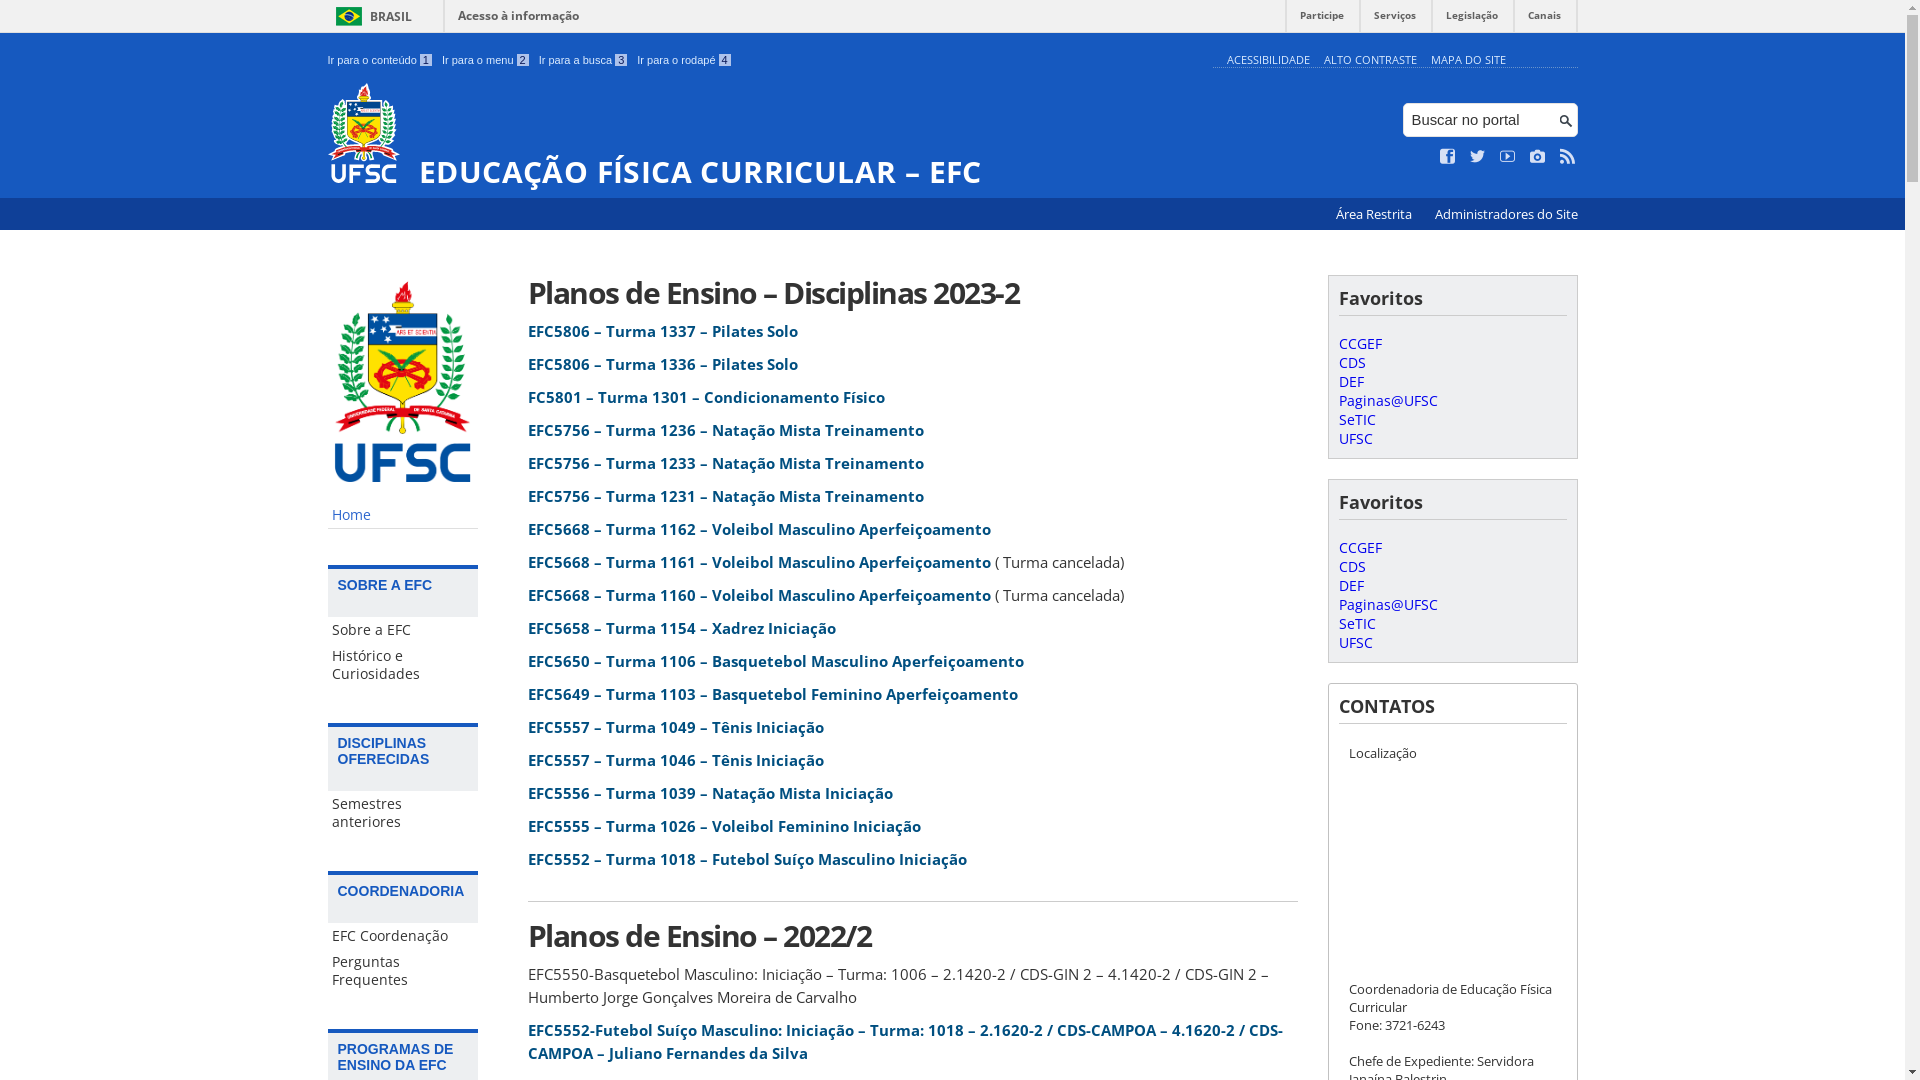 This screenshot has width=1920, height=1080. Describe the element at coordinates (1338, 622) in the screenshot. I see `'SeTIC'` at that location.